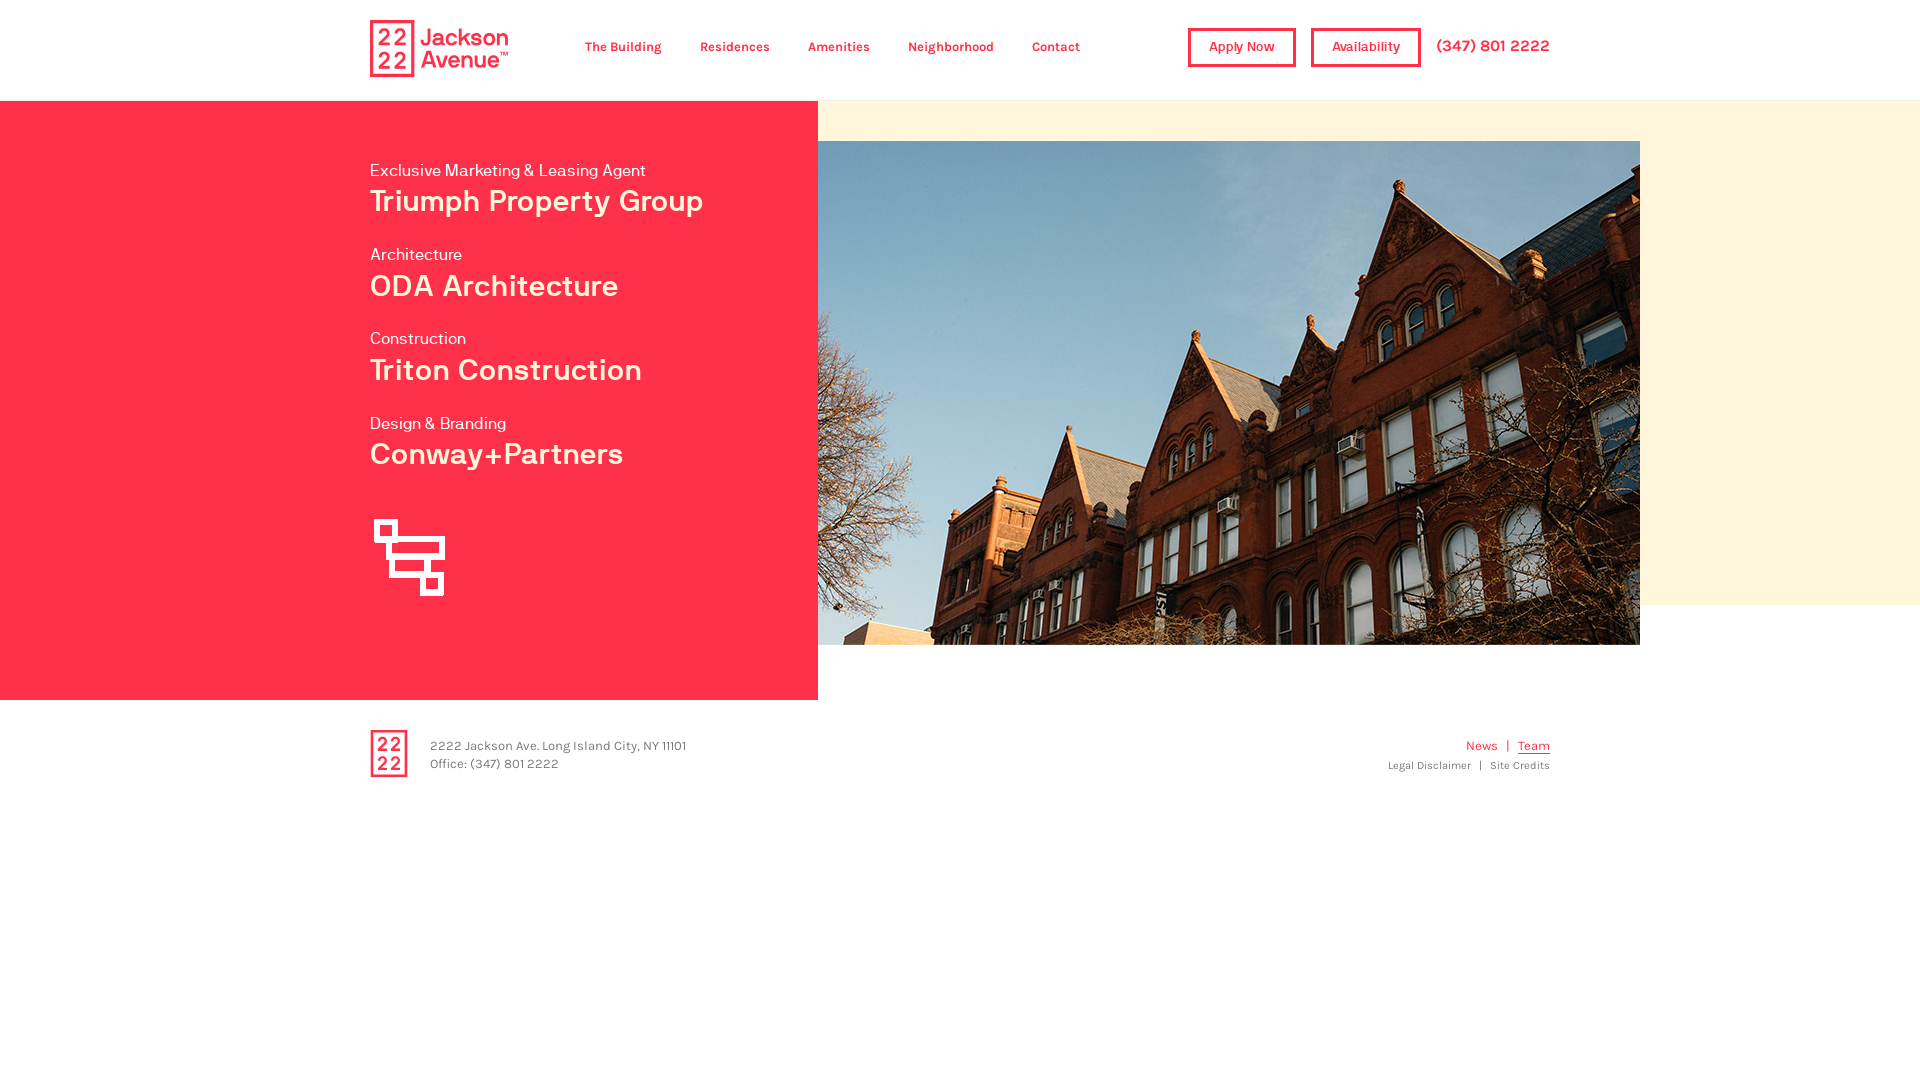 This screenshot has height=1080, width=1920. Describe the element at coordinates (1489, 765) in the screenshot. I see `'Site Credits'` at that location.